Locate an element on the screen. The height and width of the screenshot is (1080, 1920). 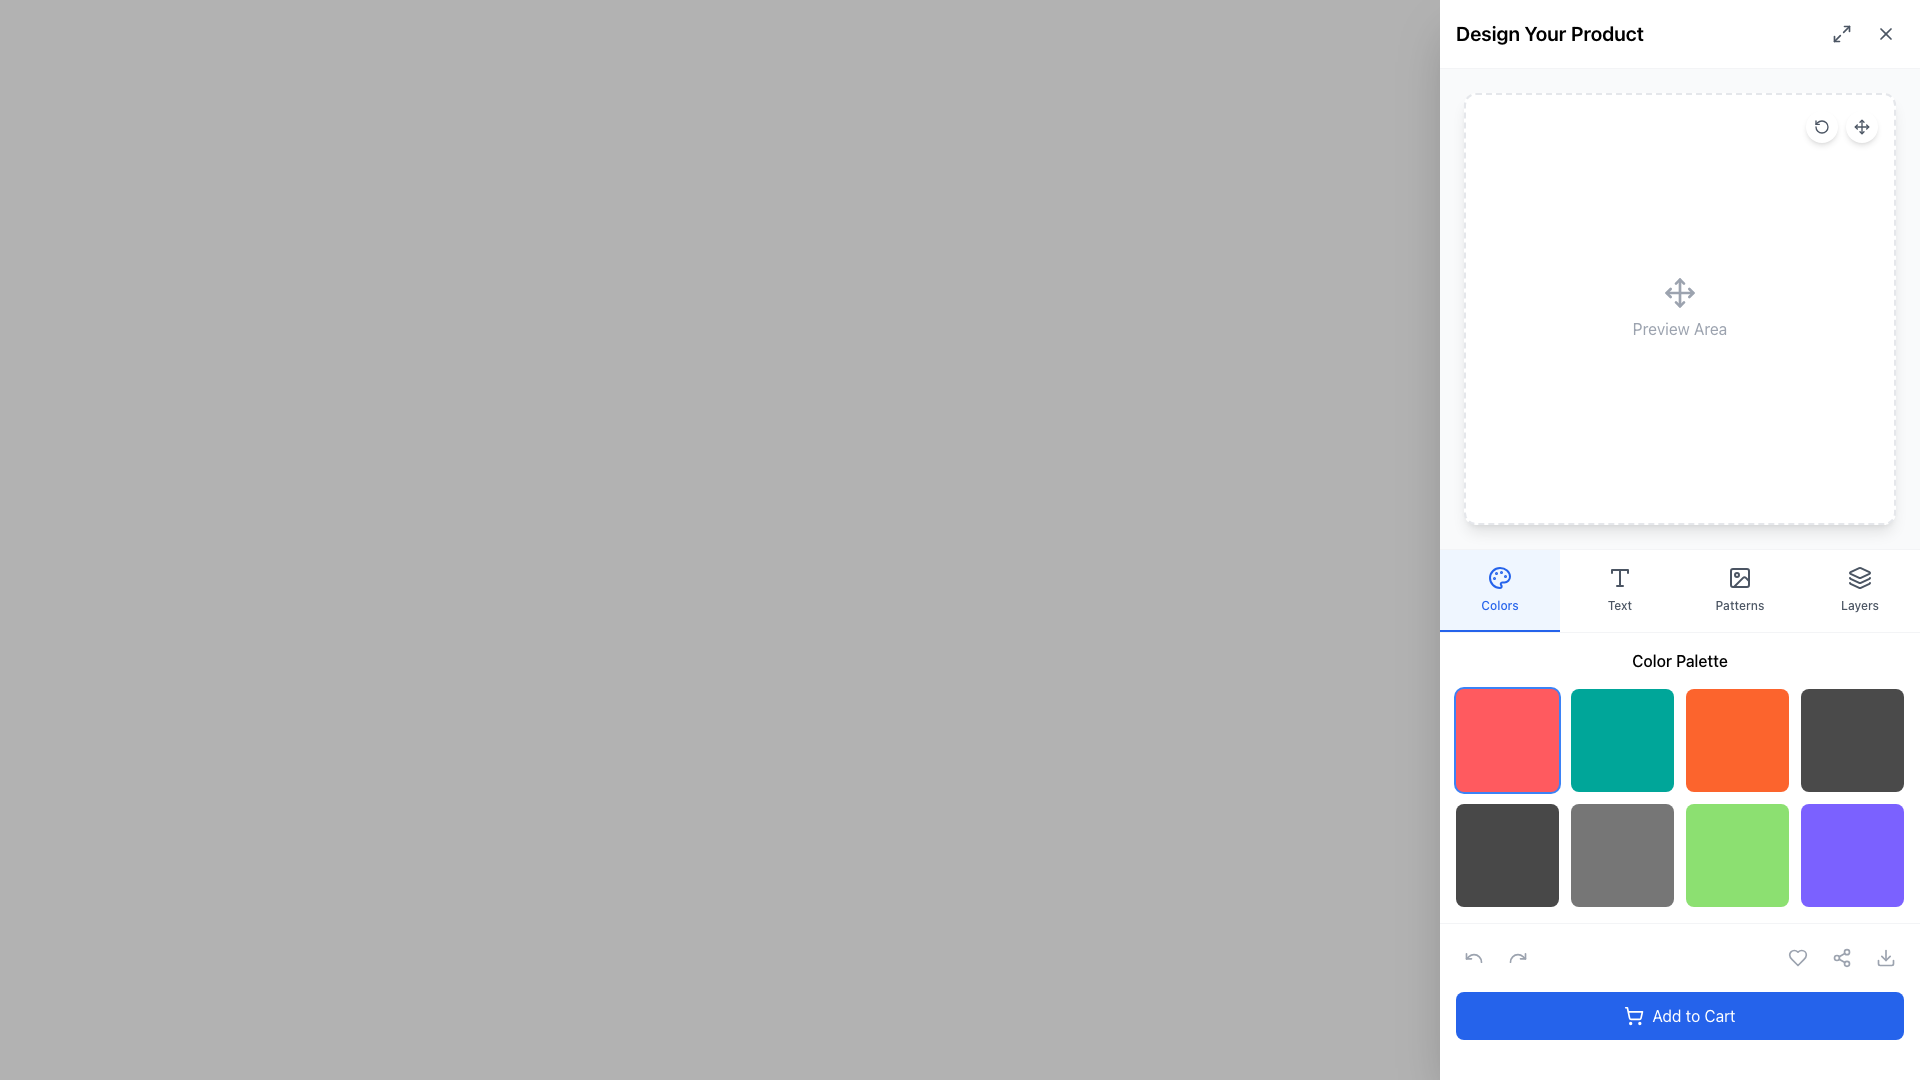
the button with a resizing icon at the top-right corner of the layout is located at coordinates (1841, 34).